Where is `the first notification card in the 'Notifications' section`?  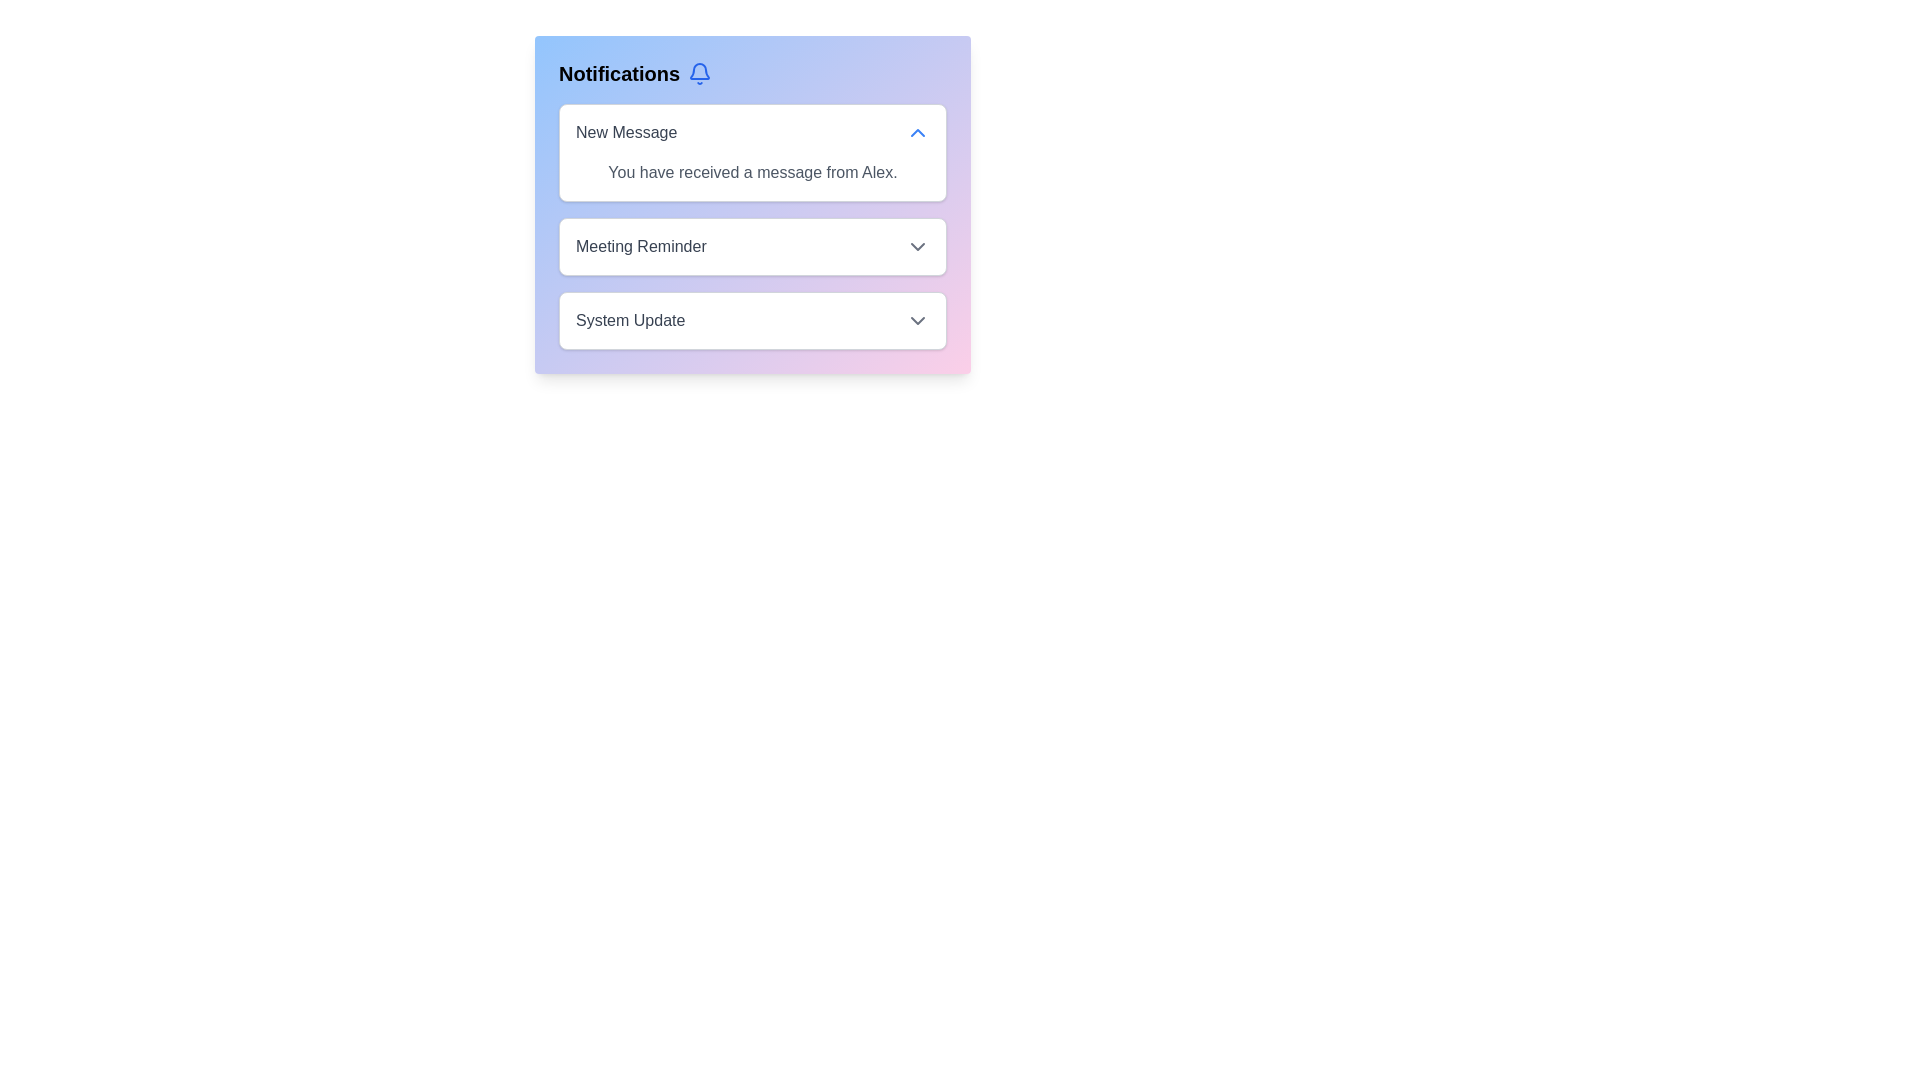
the first notification card in the 'Notifications' section is located at coordinates (752, 152).